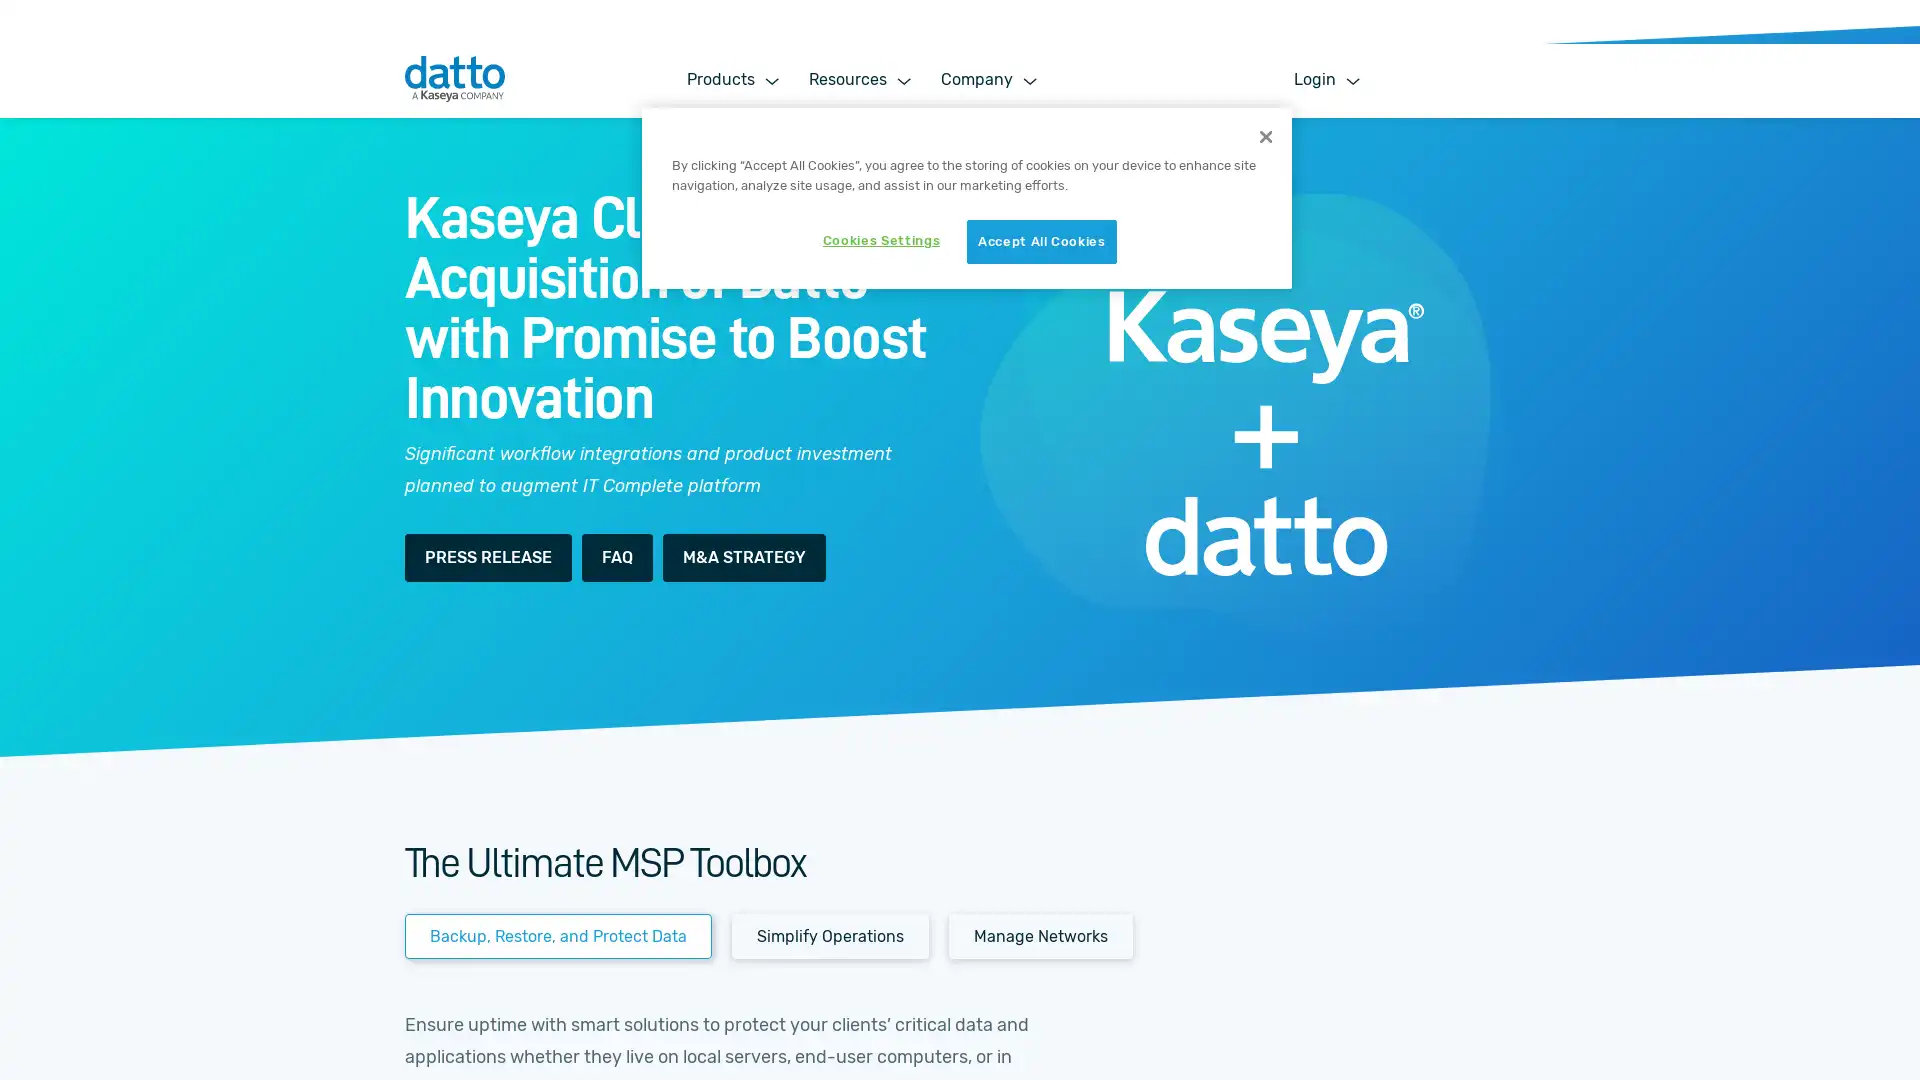  Describe the element at coordinates (1265, 136) in the screenshot. I see `Close` at that location.